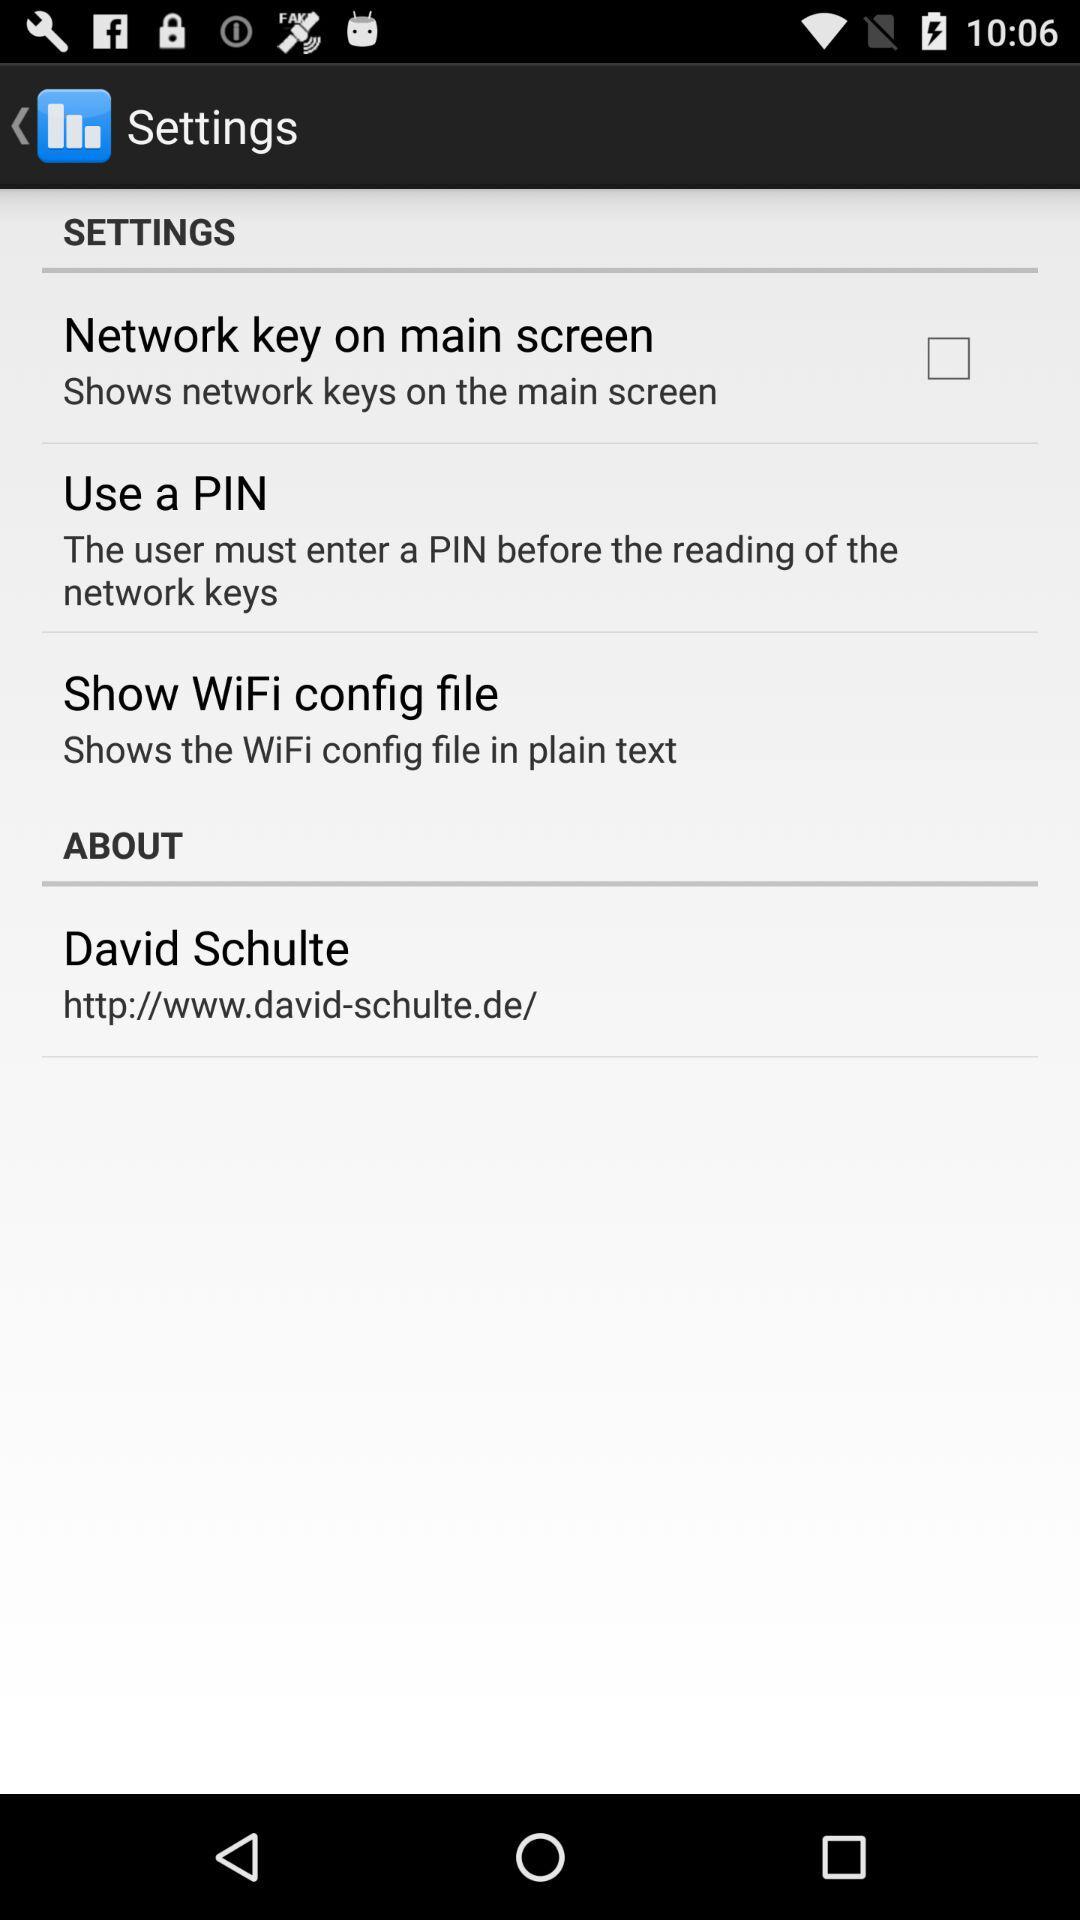 Image resolution: width=1080 pixels, height=1920 pixels. Describe the element at coordinates (525, 568) in the screenshot. I see `the user must item` at that location.